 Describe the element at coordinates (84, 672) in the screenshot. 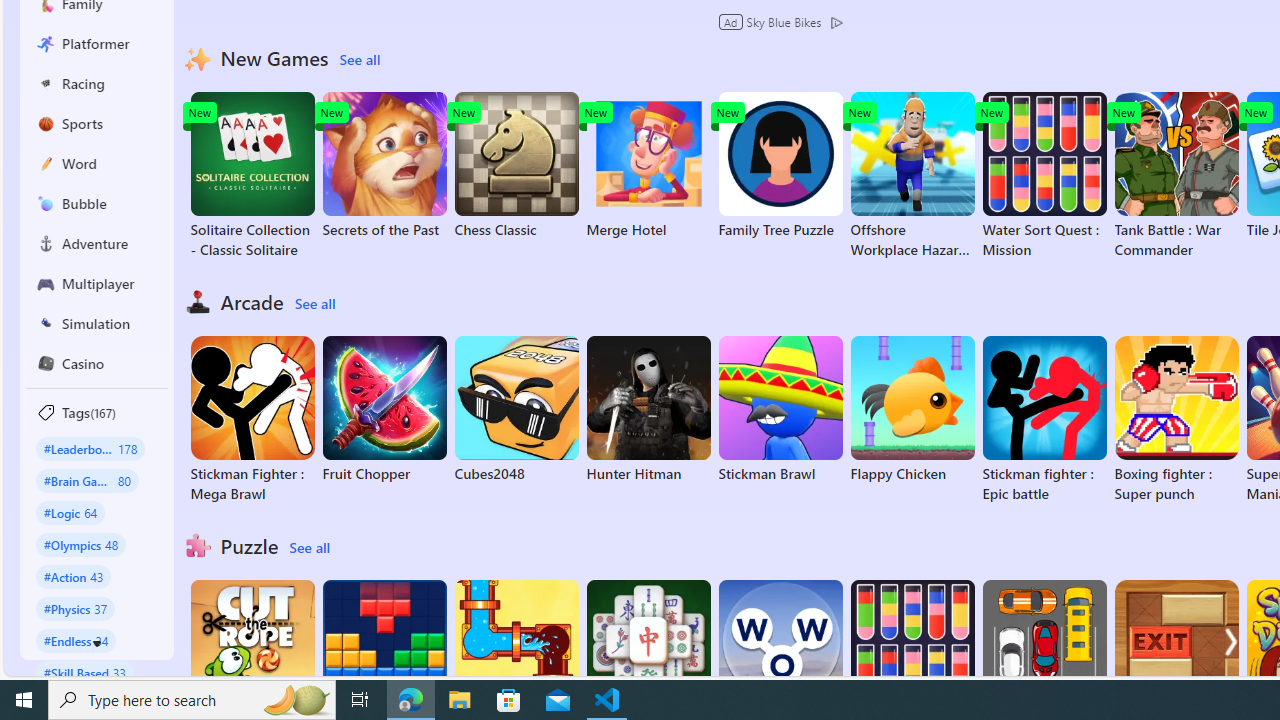

I see `'#Skill Based 33'` at that location.